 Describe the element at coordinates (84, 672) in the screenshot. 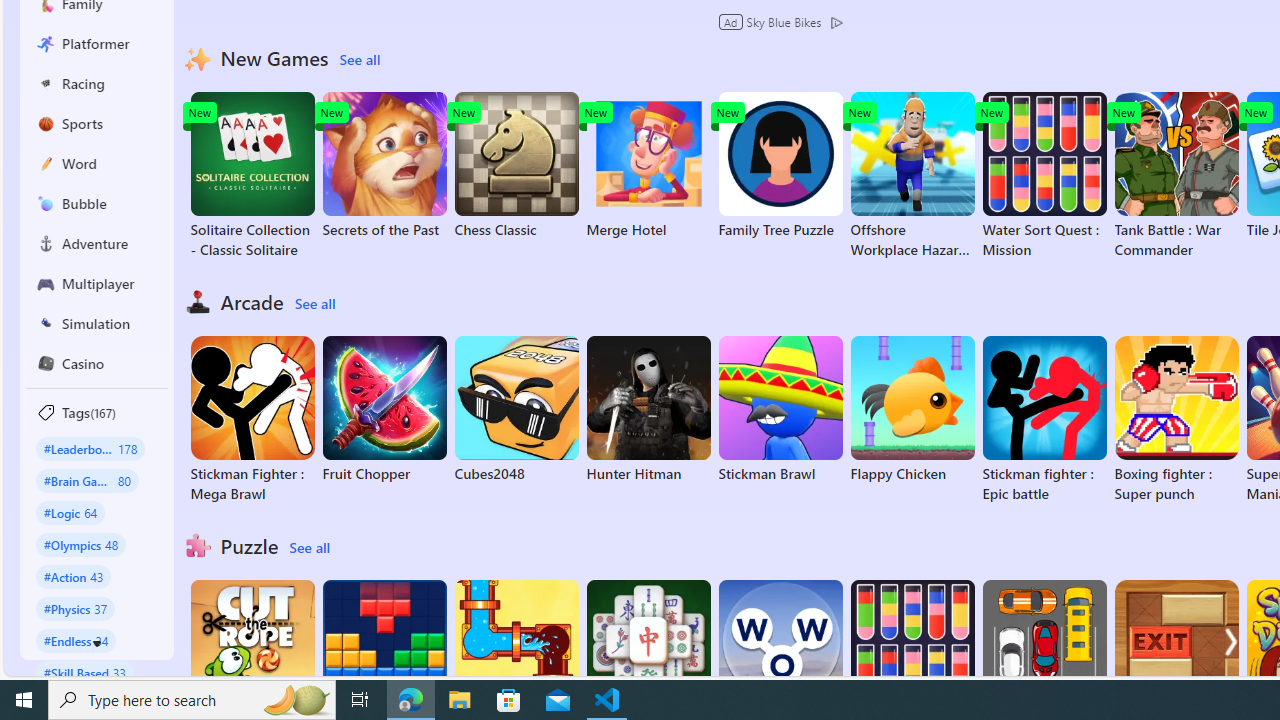

I see `'#Skill Based 33'` at that location.